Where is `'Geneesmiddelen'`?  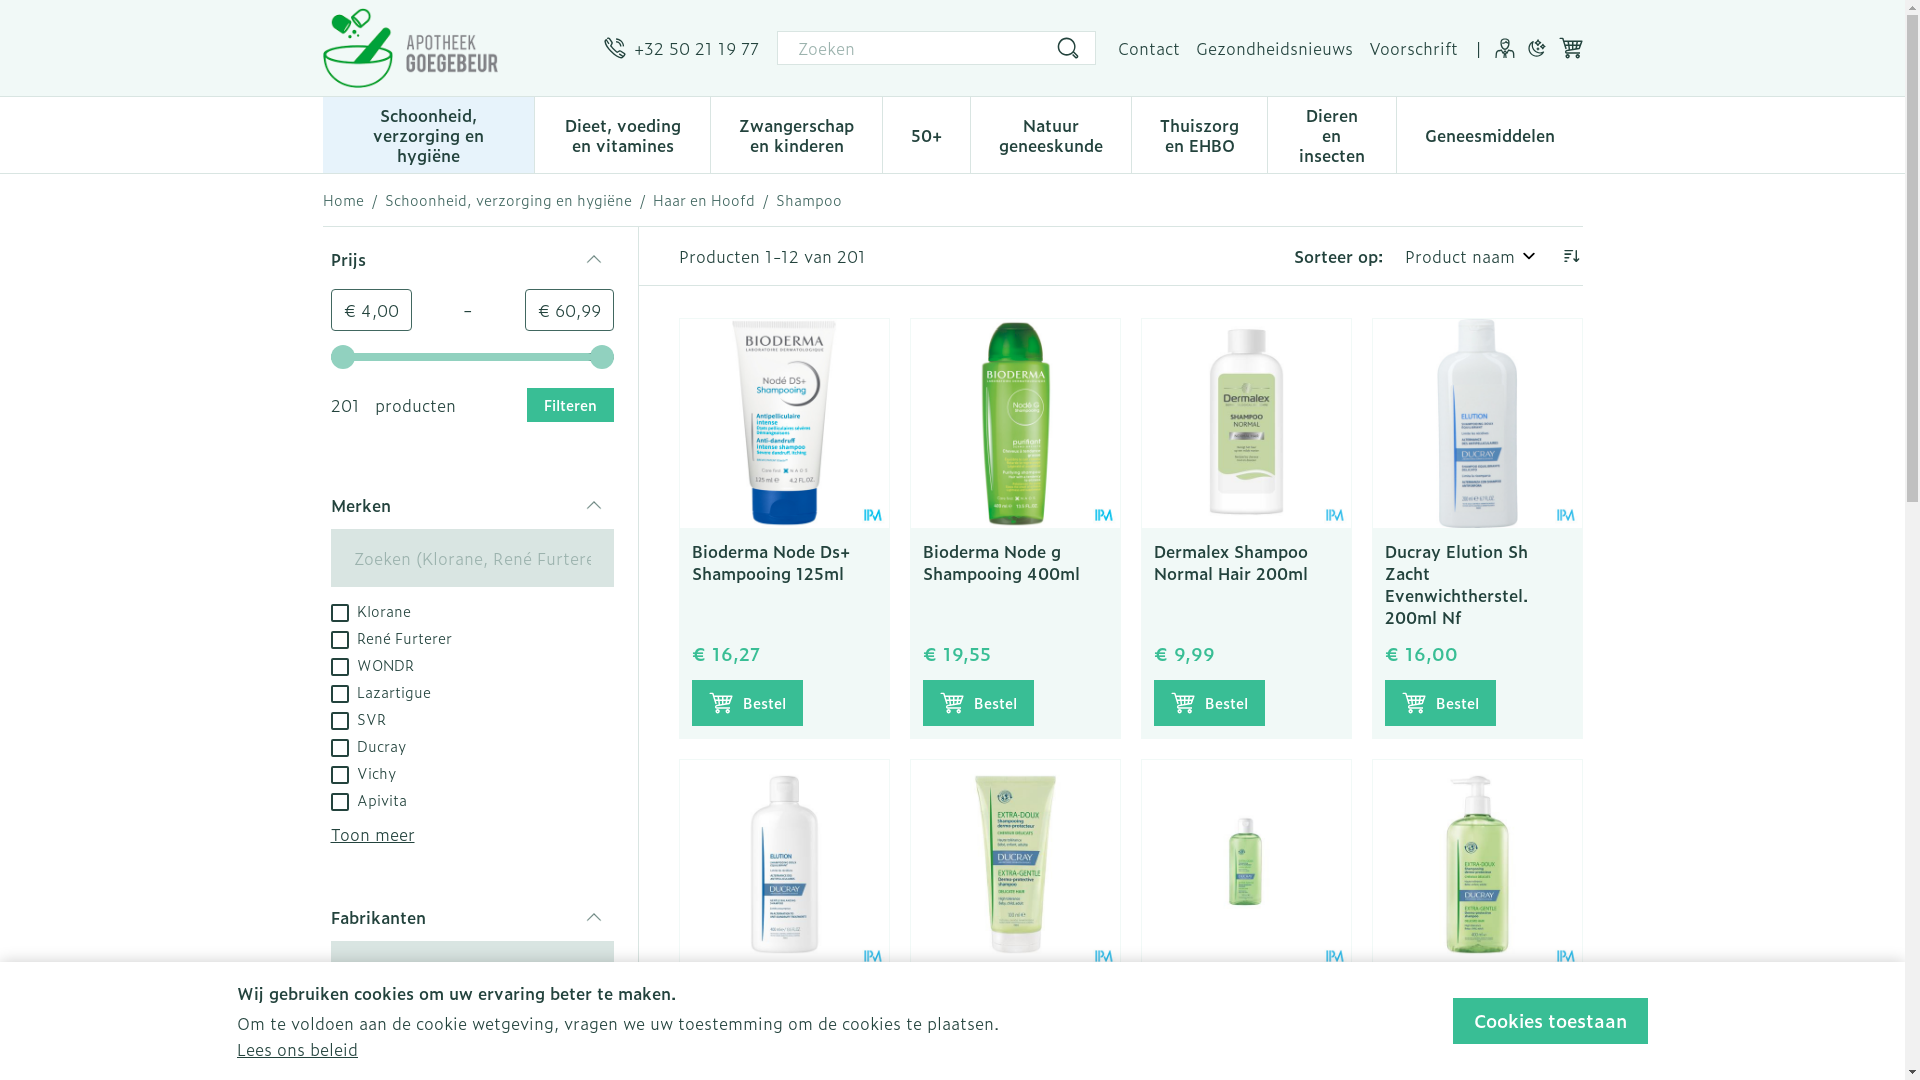
'Geneesmiddelen' is located at coordinates (1488, 132).